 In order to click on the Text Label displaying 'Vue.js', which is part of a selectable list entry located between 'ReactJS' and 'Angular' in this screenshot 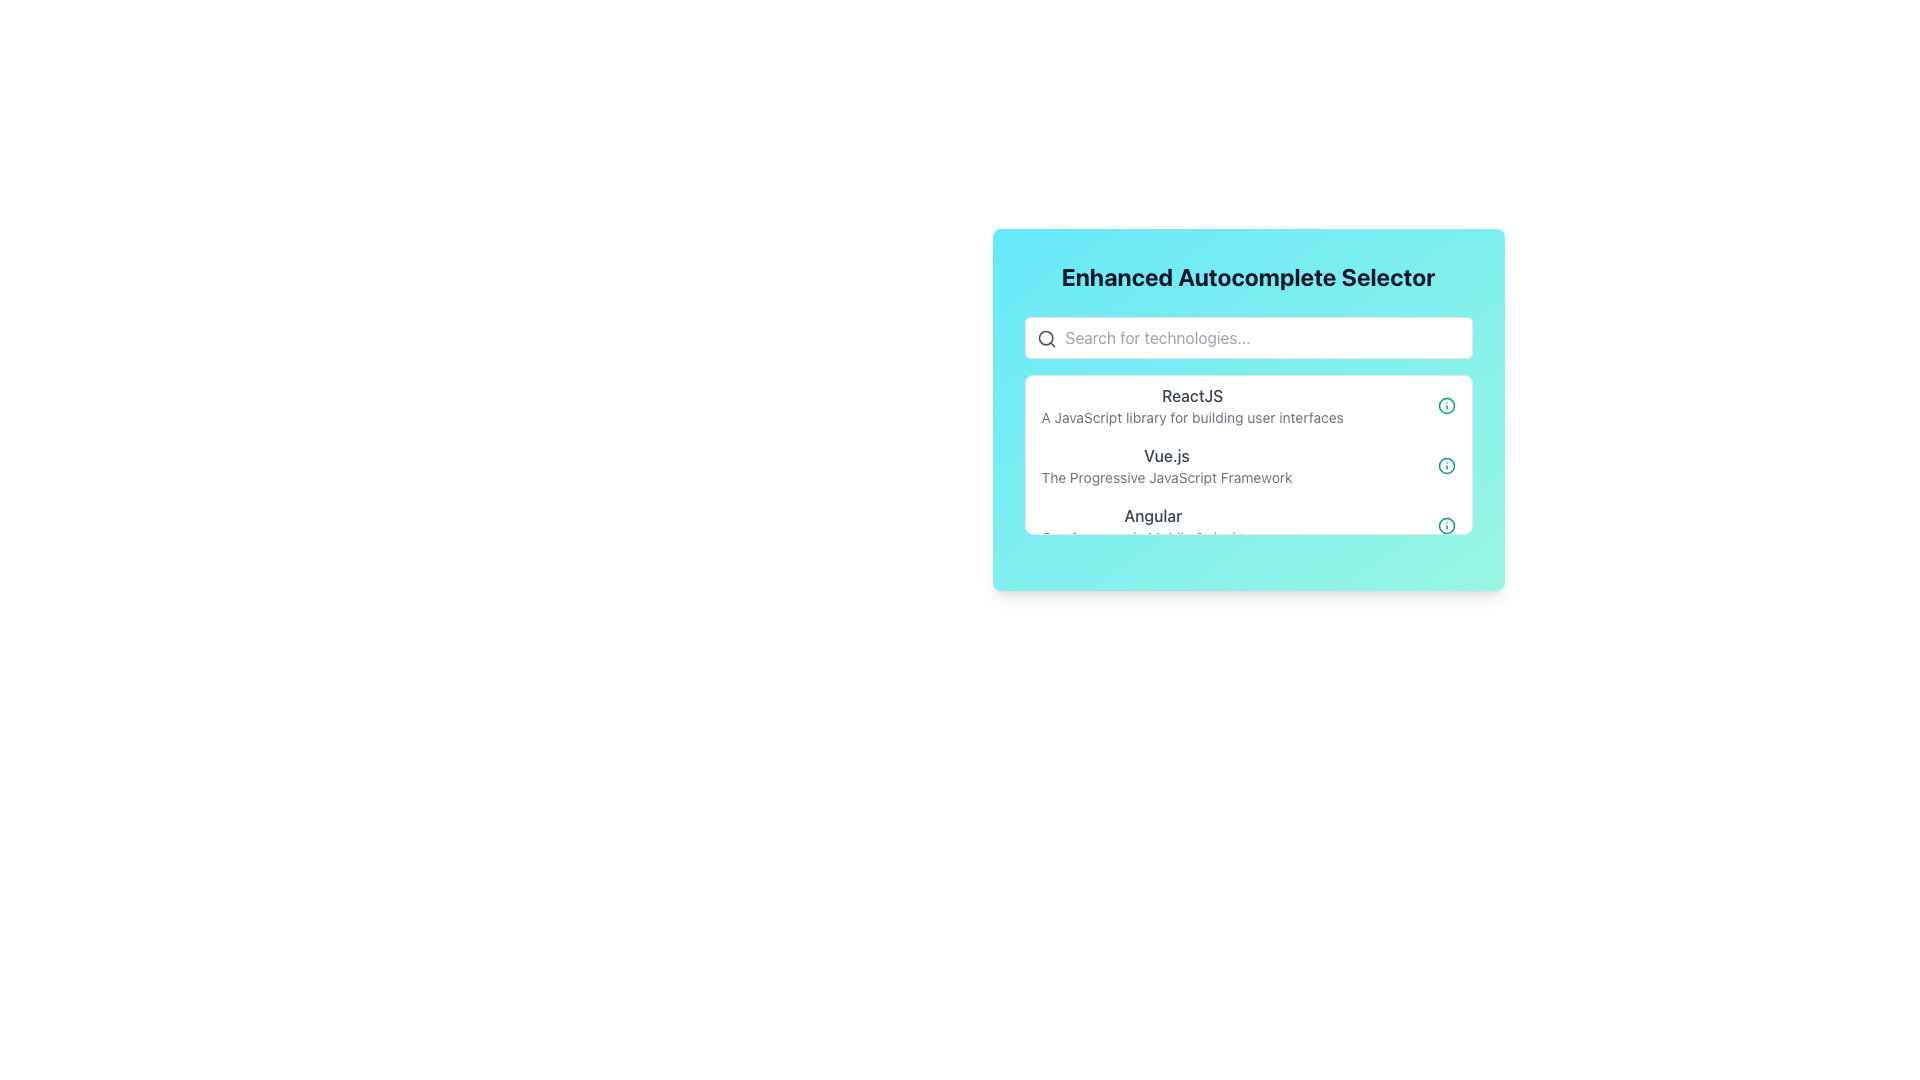, I will do `click(1166, 455)`.